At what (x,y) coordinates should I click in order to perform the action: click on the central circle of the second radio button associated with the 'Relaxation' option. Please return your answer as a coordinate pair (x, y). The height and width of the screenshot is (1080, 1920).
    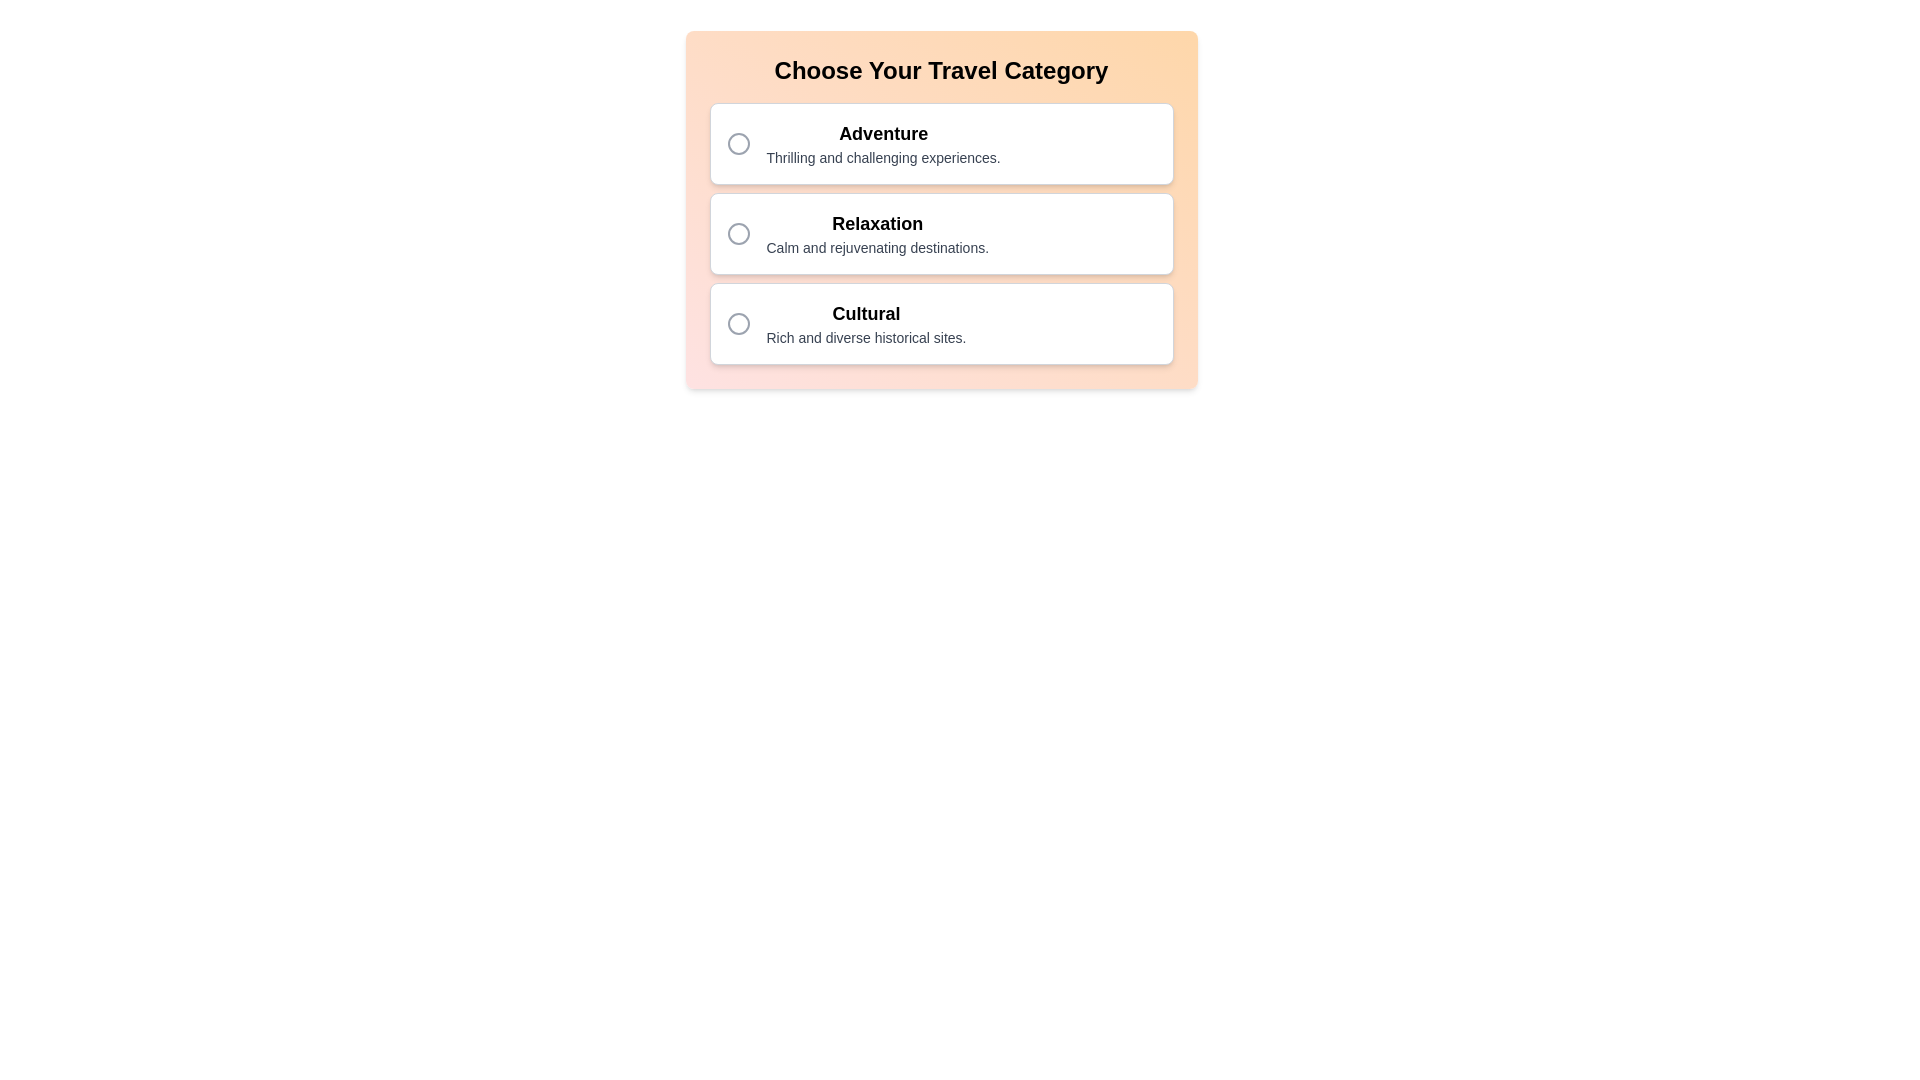
    Looking at the image, I should click on (737, 233).